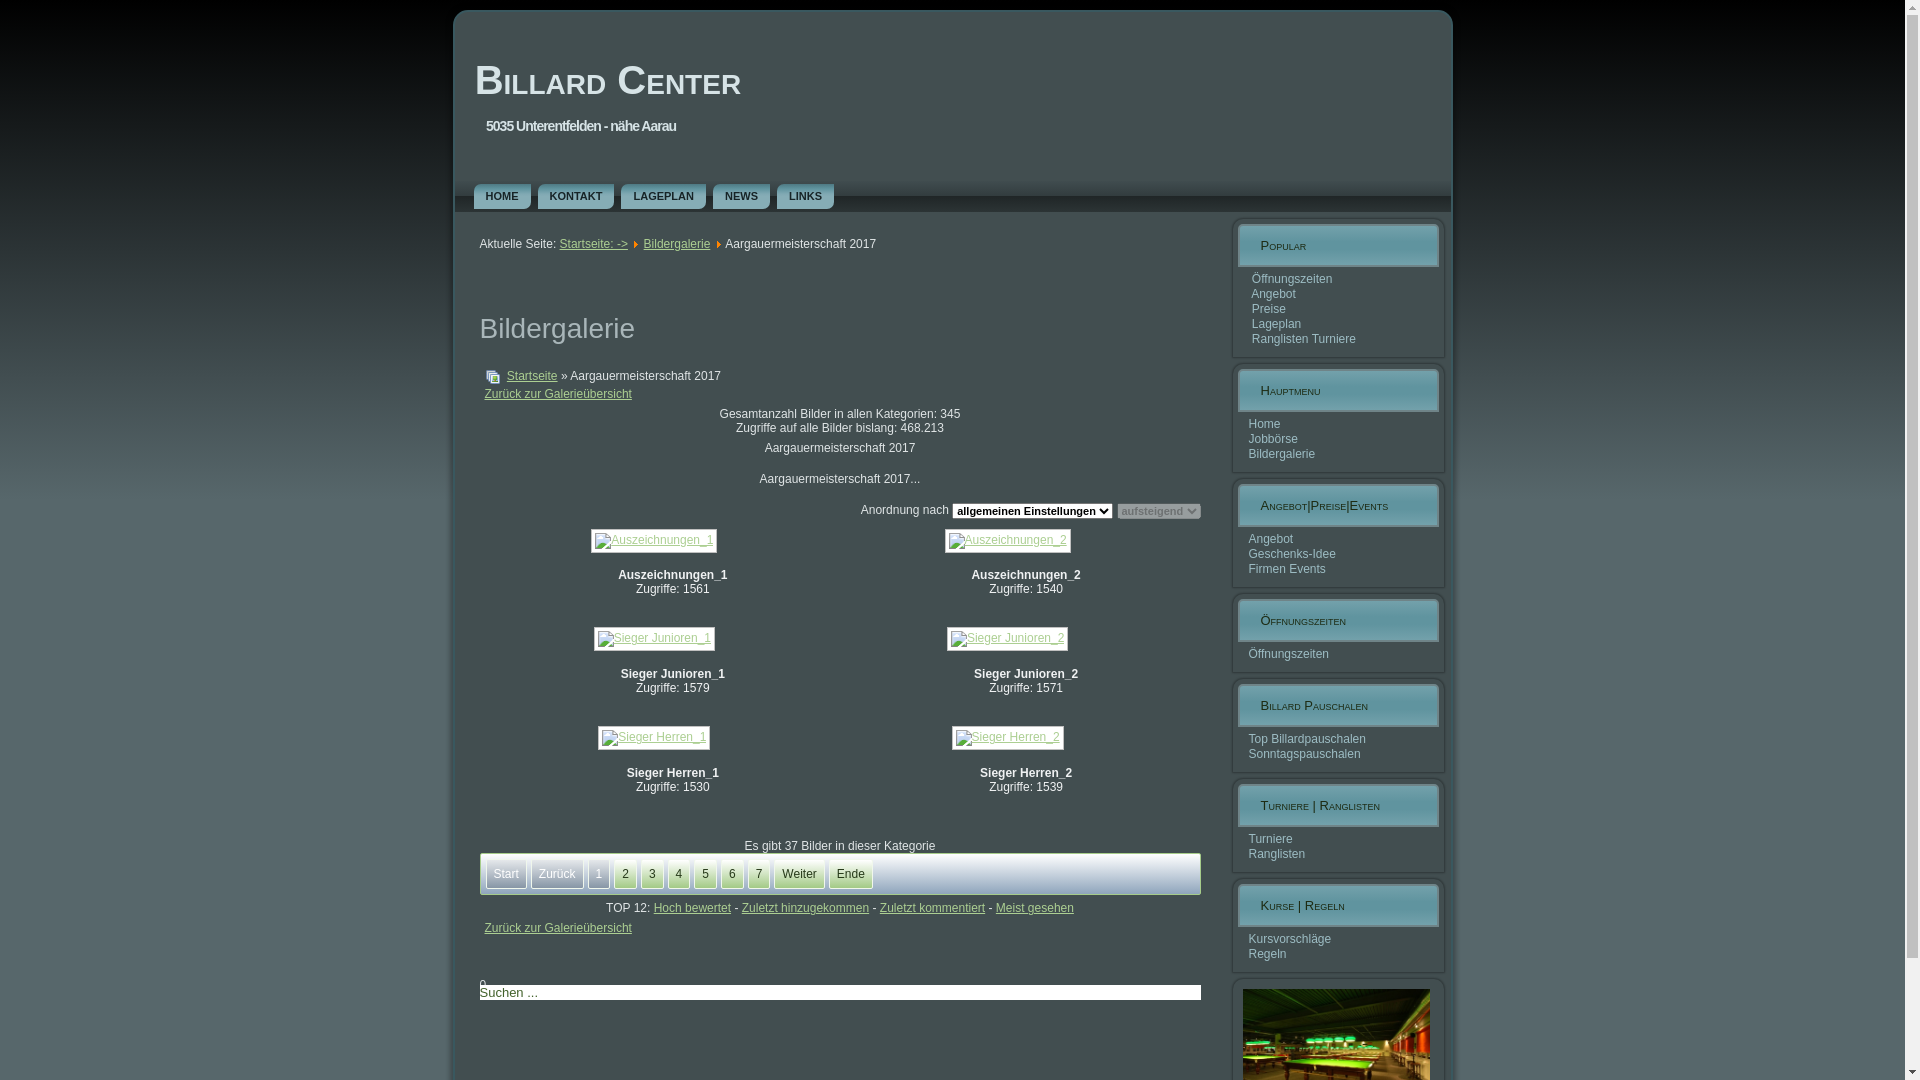  What do you see at coordinates (776, 196) in the screenshot?
I see `'LINKS'` at bounding box center [776, 196].